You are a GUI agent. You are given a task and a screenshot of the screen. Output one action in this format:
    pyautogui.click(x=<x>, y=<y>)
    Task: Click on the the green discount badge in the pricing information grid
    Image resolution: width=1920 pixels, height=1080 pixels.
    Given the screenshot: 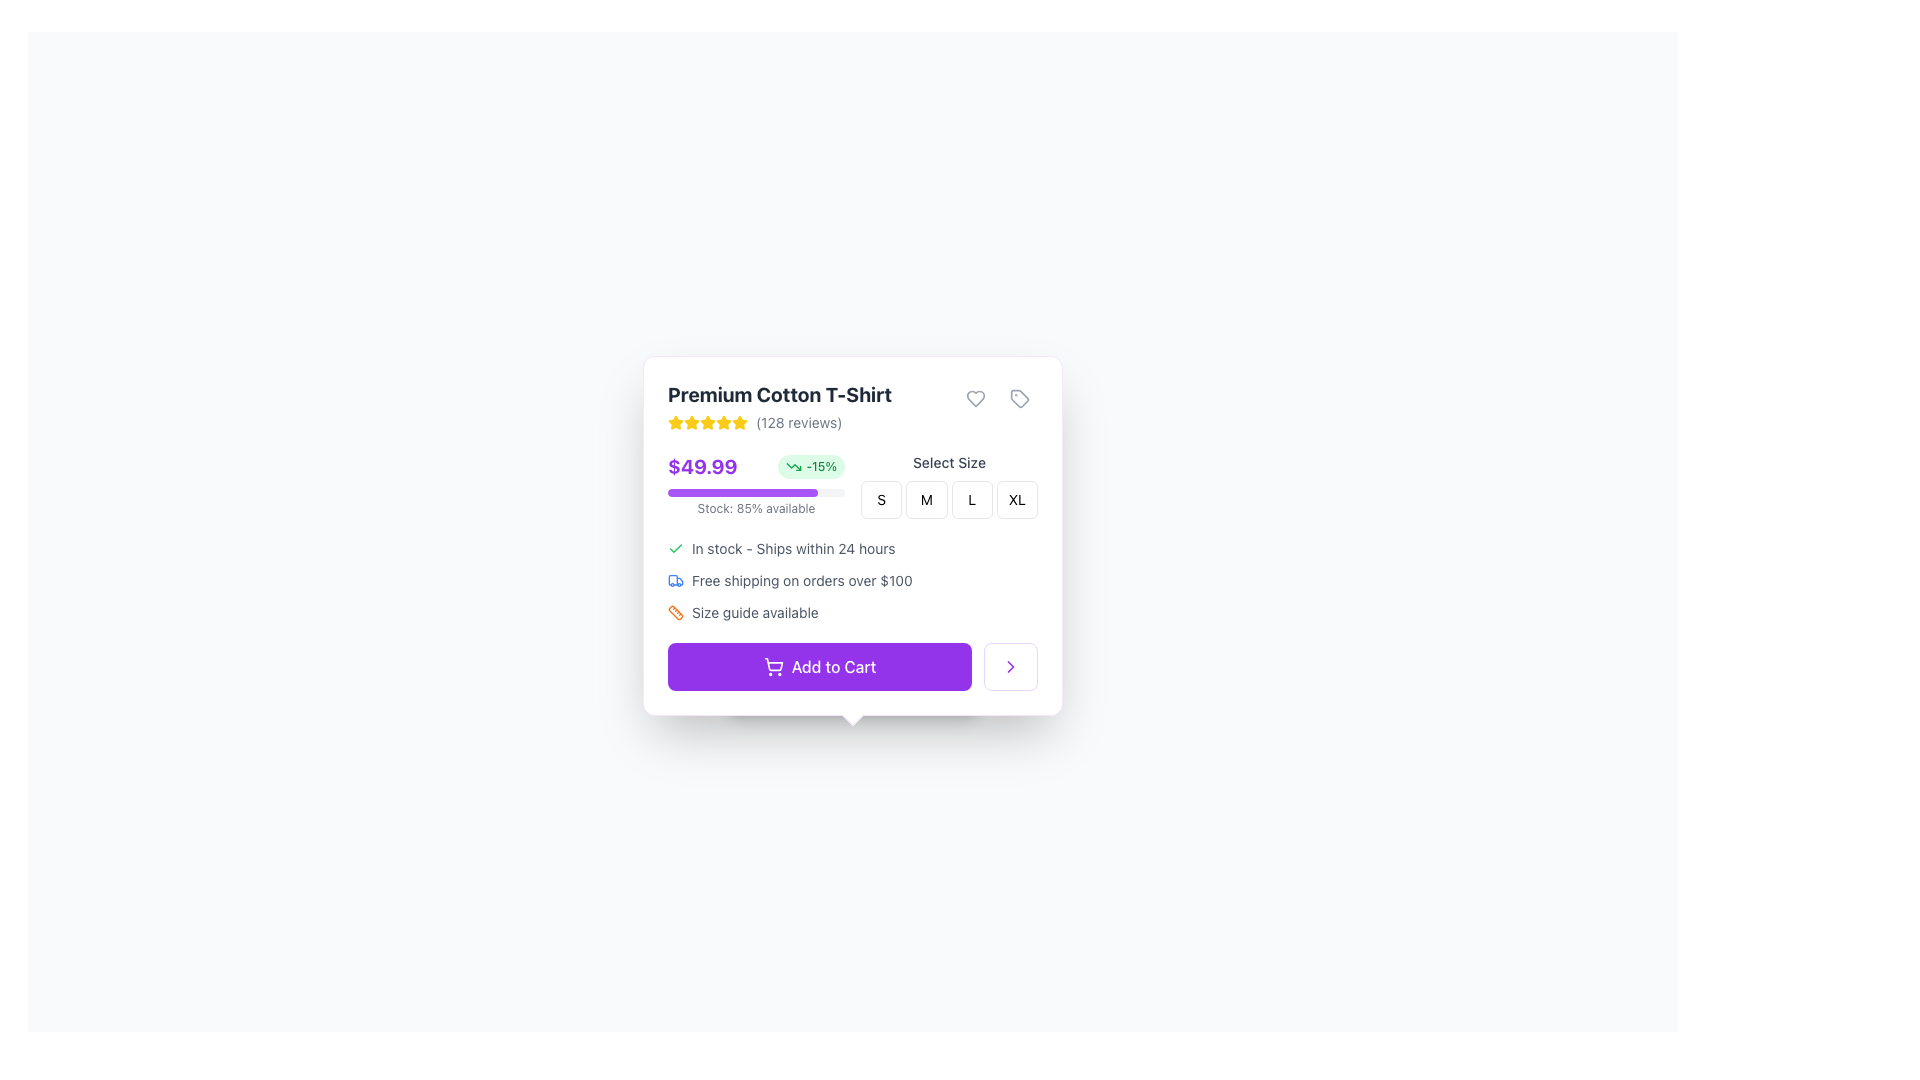 What is the action you would take?
    pyautogui.click(x=853, y=486)
    